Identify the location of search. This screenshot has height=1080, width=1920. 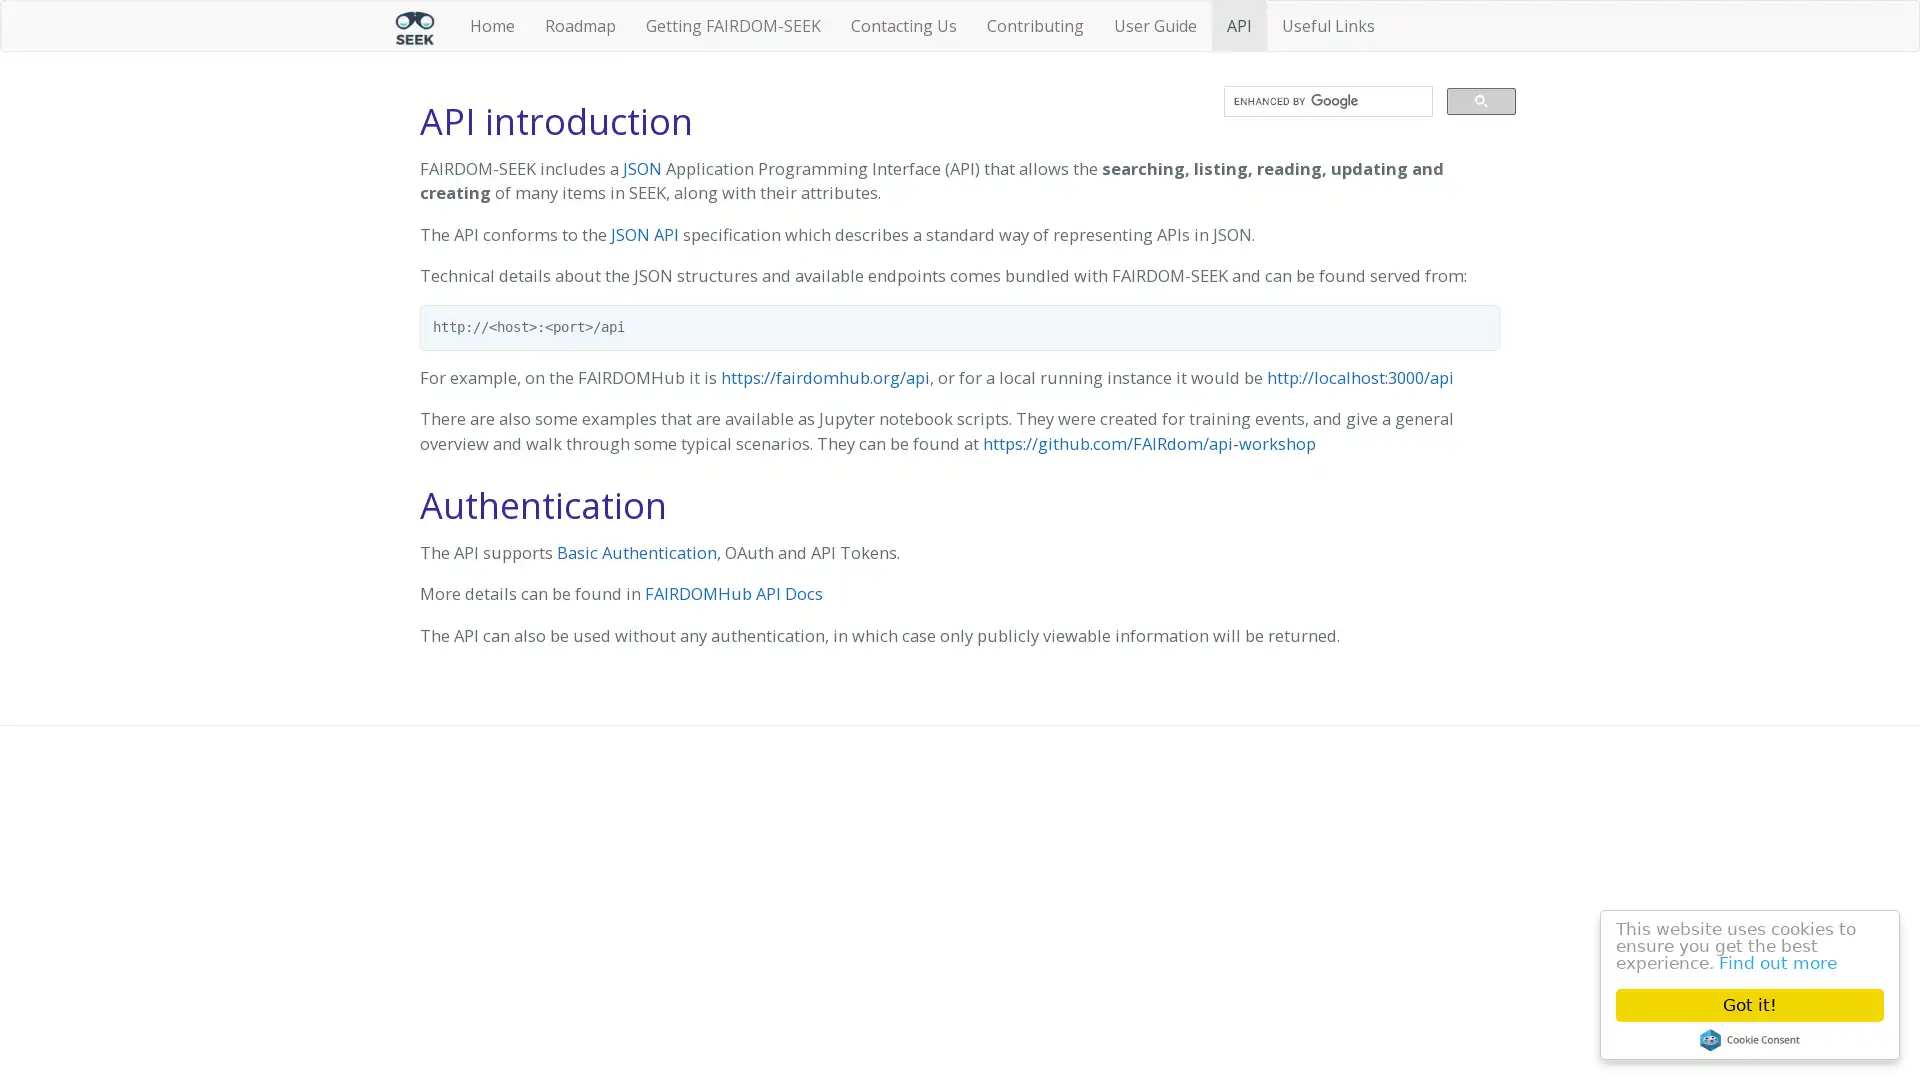
(1481, 100).